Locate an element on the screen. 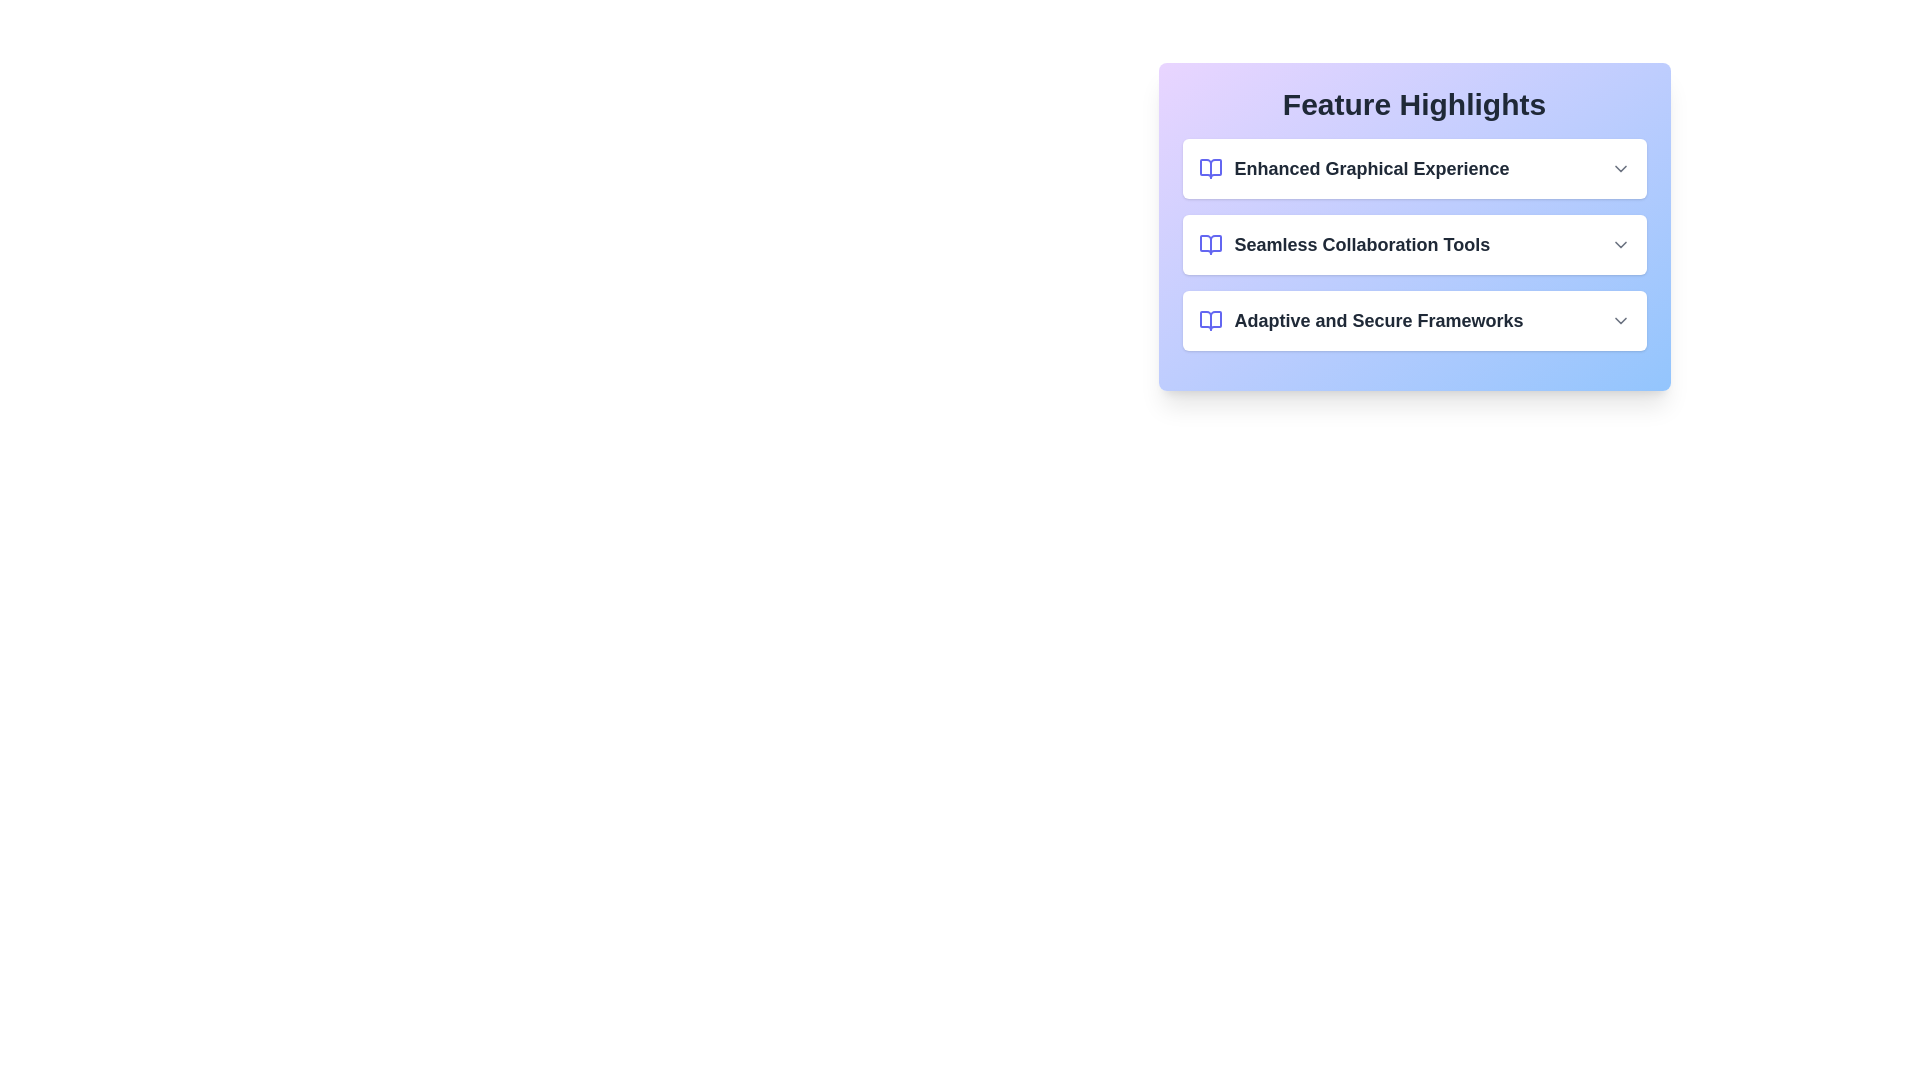 This screenshot has width=1920, height=1080. the gray downward-facing chevron icon located on the right side of the row labeled 'Adaptive and Secure Frameworks' is located at coordinates (1620, 319).